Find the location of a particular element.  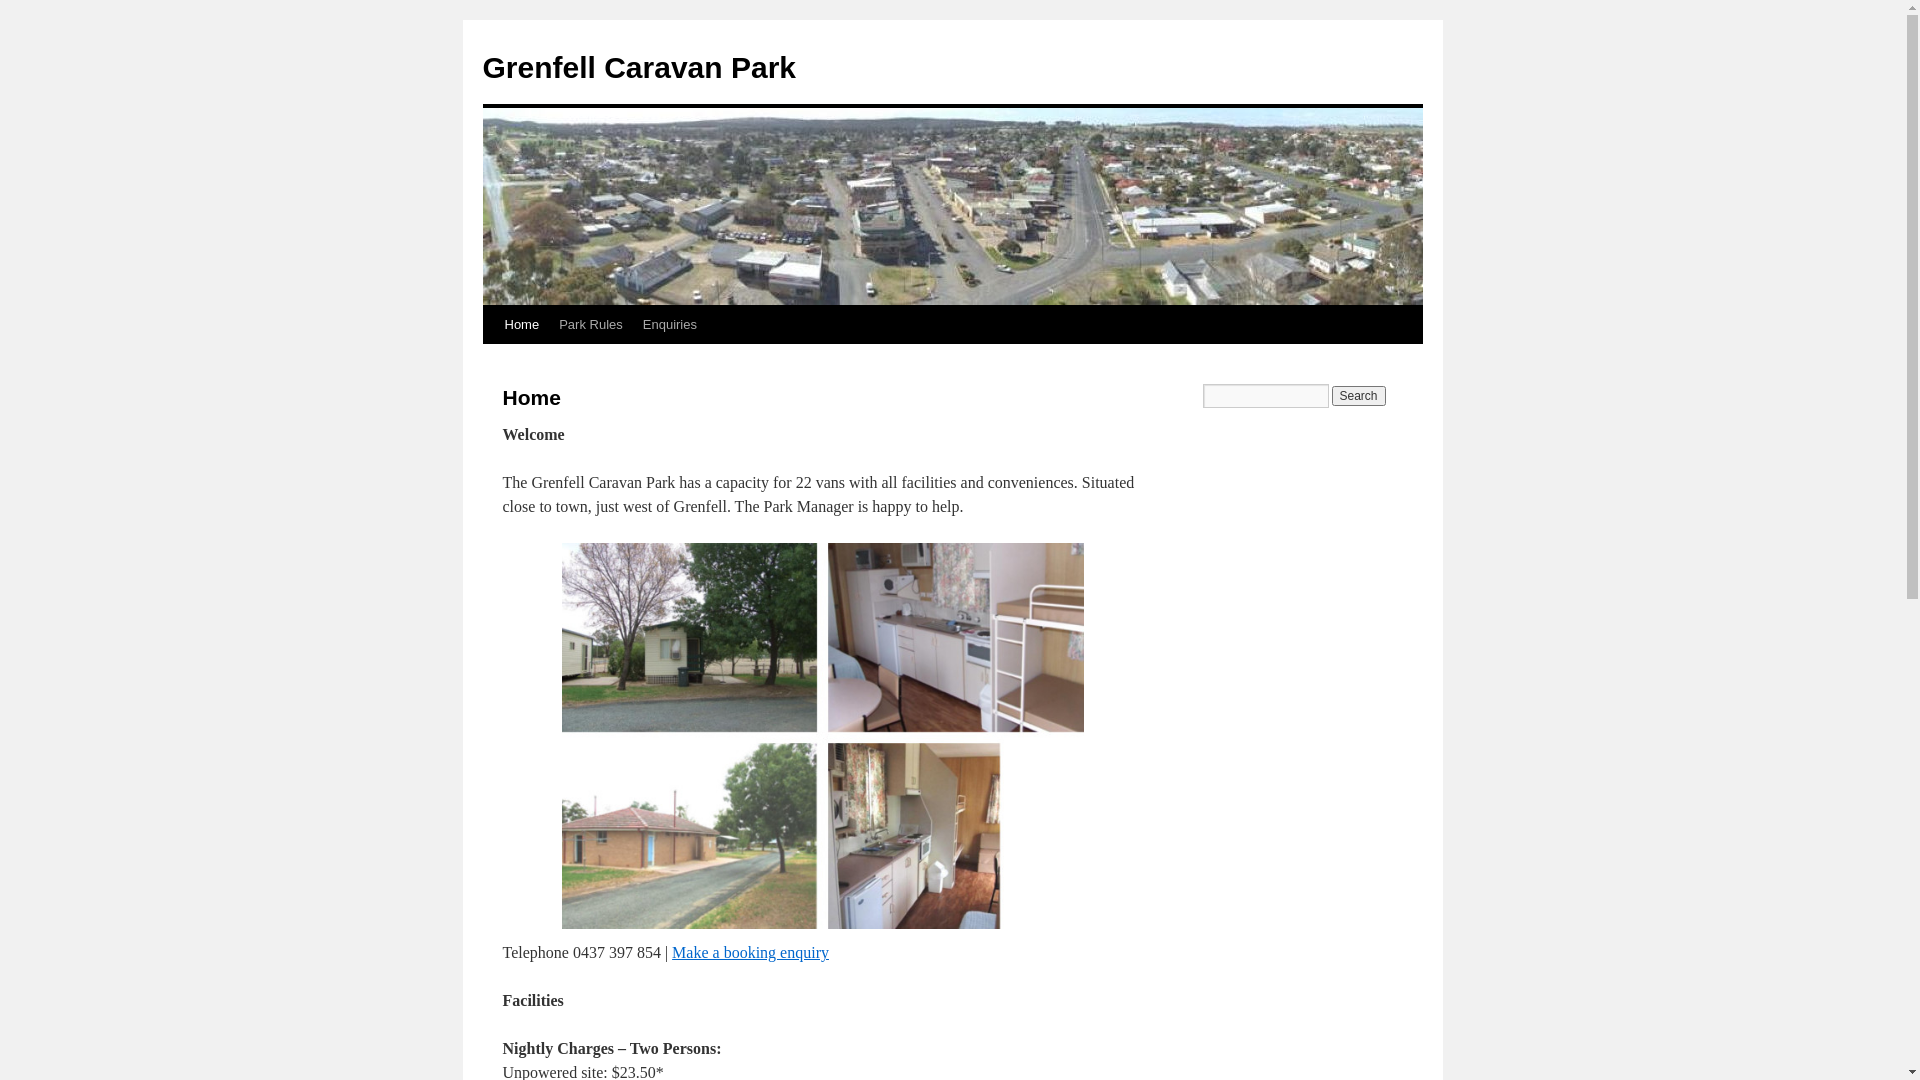

'Skip to content' is located at coordinates (491, 362).